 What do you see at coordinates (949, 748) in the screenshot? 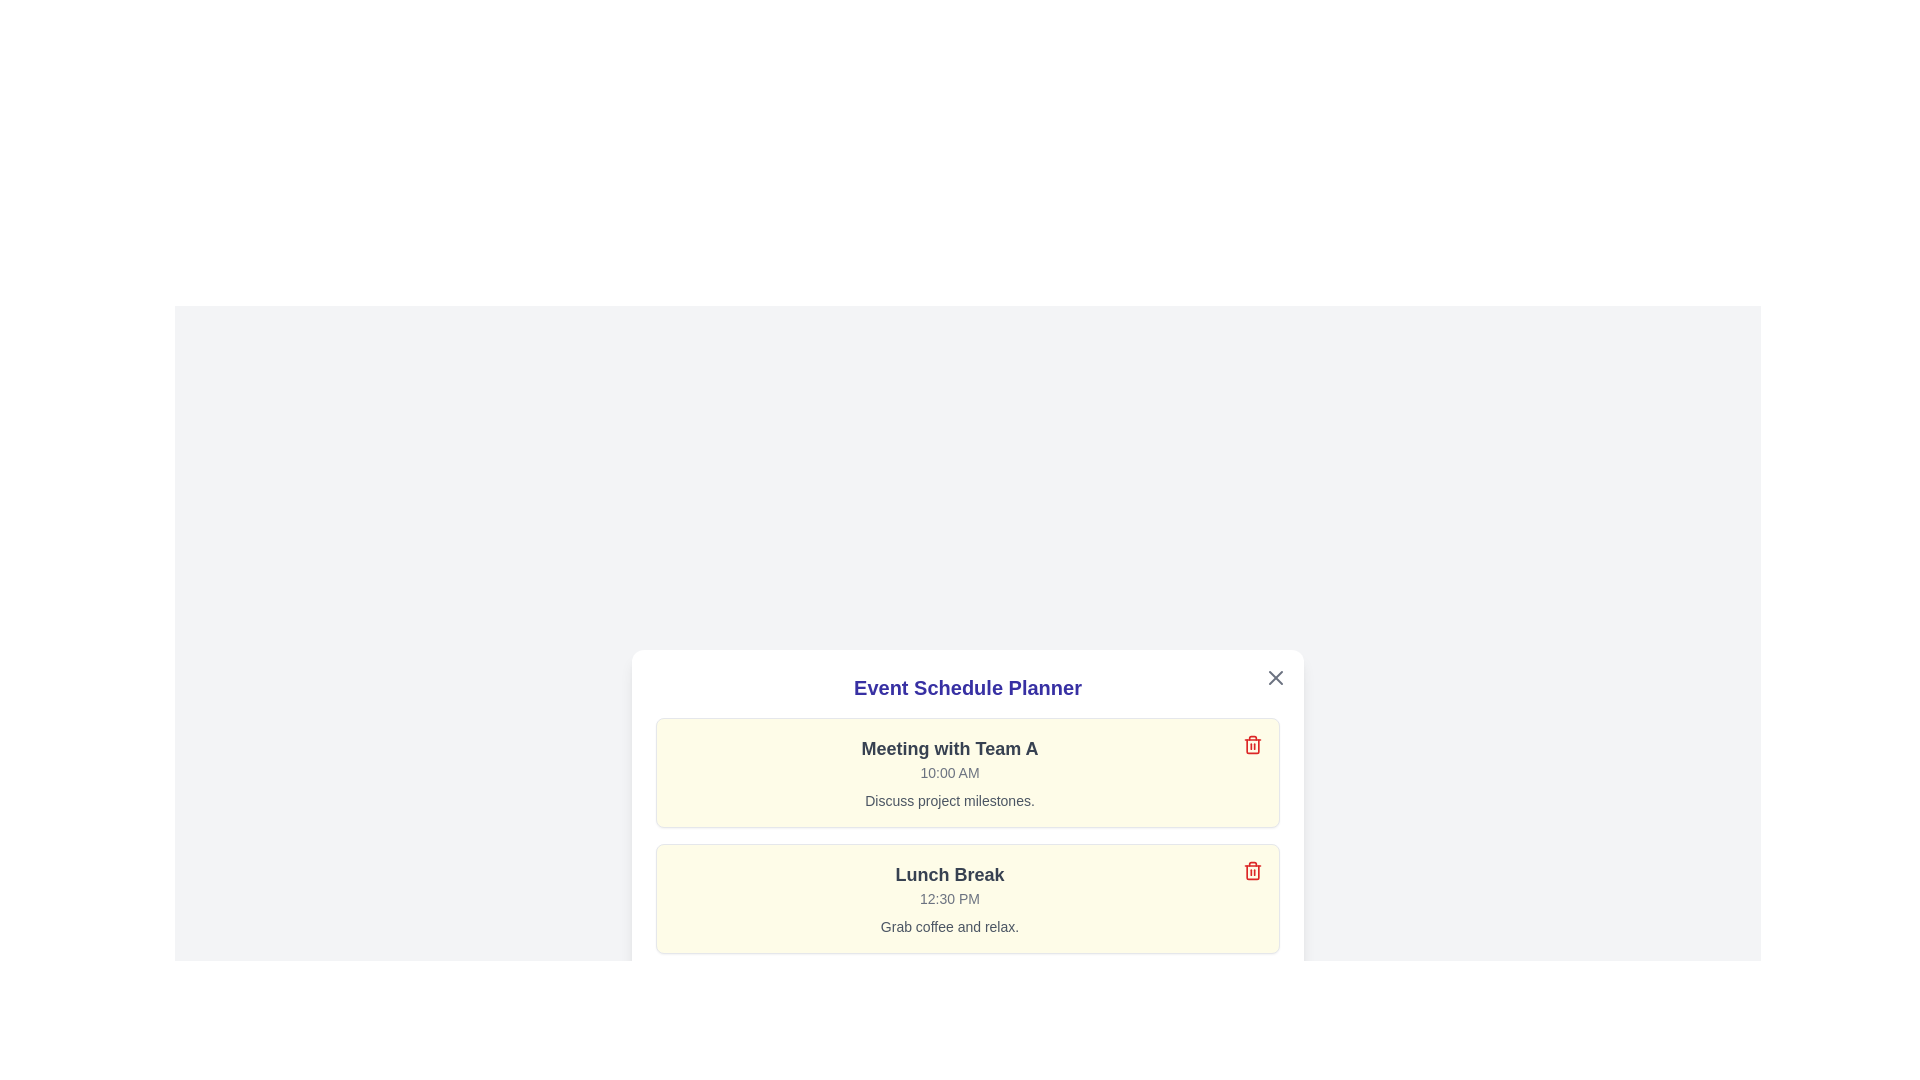
I see `the Text Label that serves as the title or header for the meeting event, positioned at the top of the meeting details block` at bounding box center [949, 748].